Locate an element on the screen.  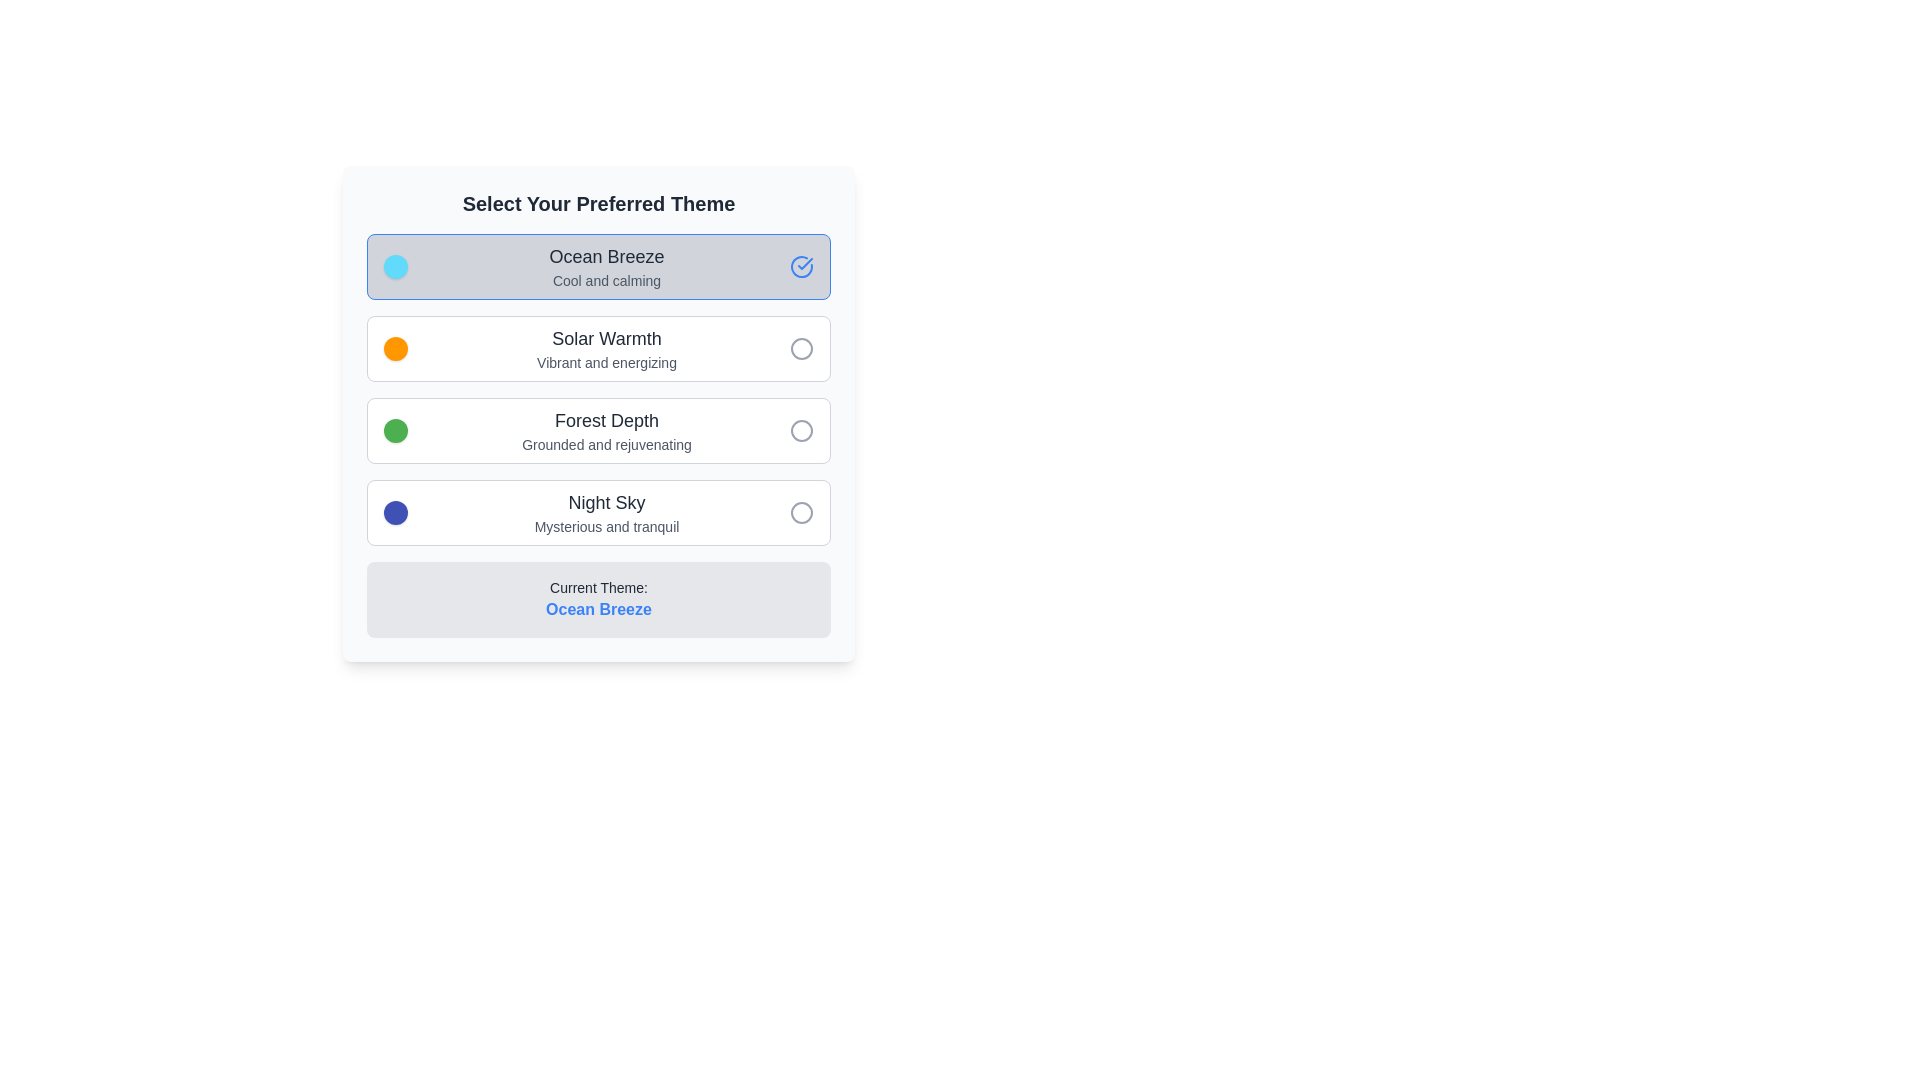
the text label indicating the name of a specific selectable theme, which is centrally aligned above 'Vibrant and energizing' and below 'Ocean Breeze' is located at coordinates (605, 338).